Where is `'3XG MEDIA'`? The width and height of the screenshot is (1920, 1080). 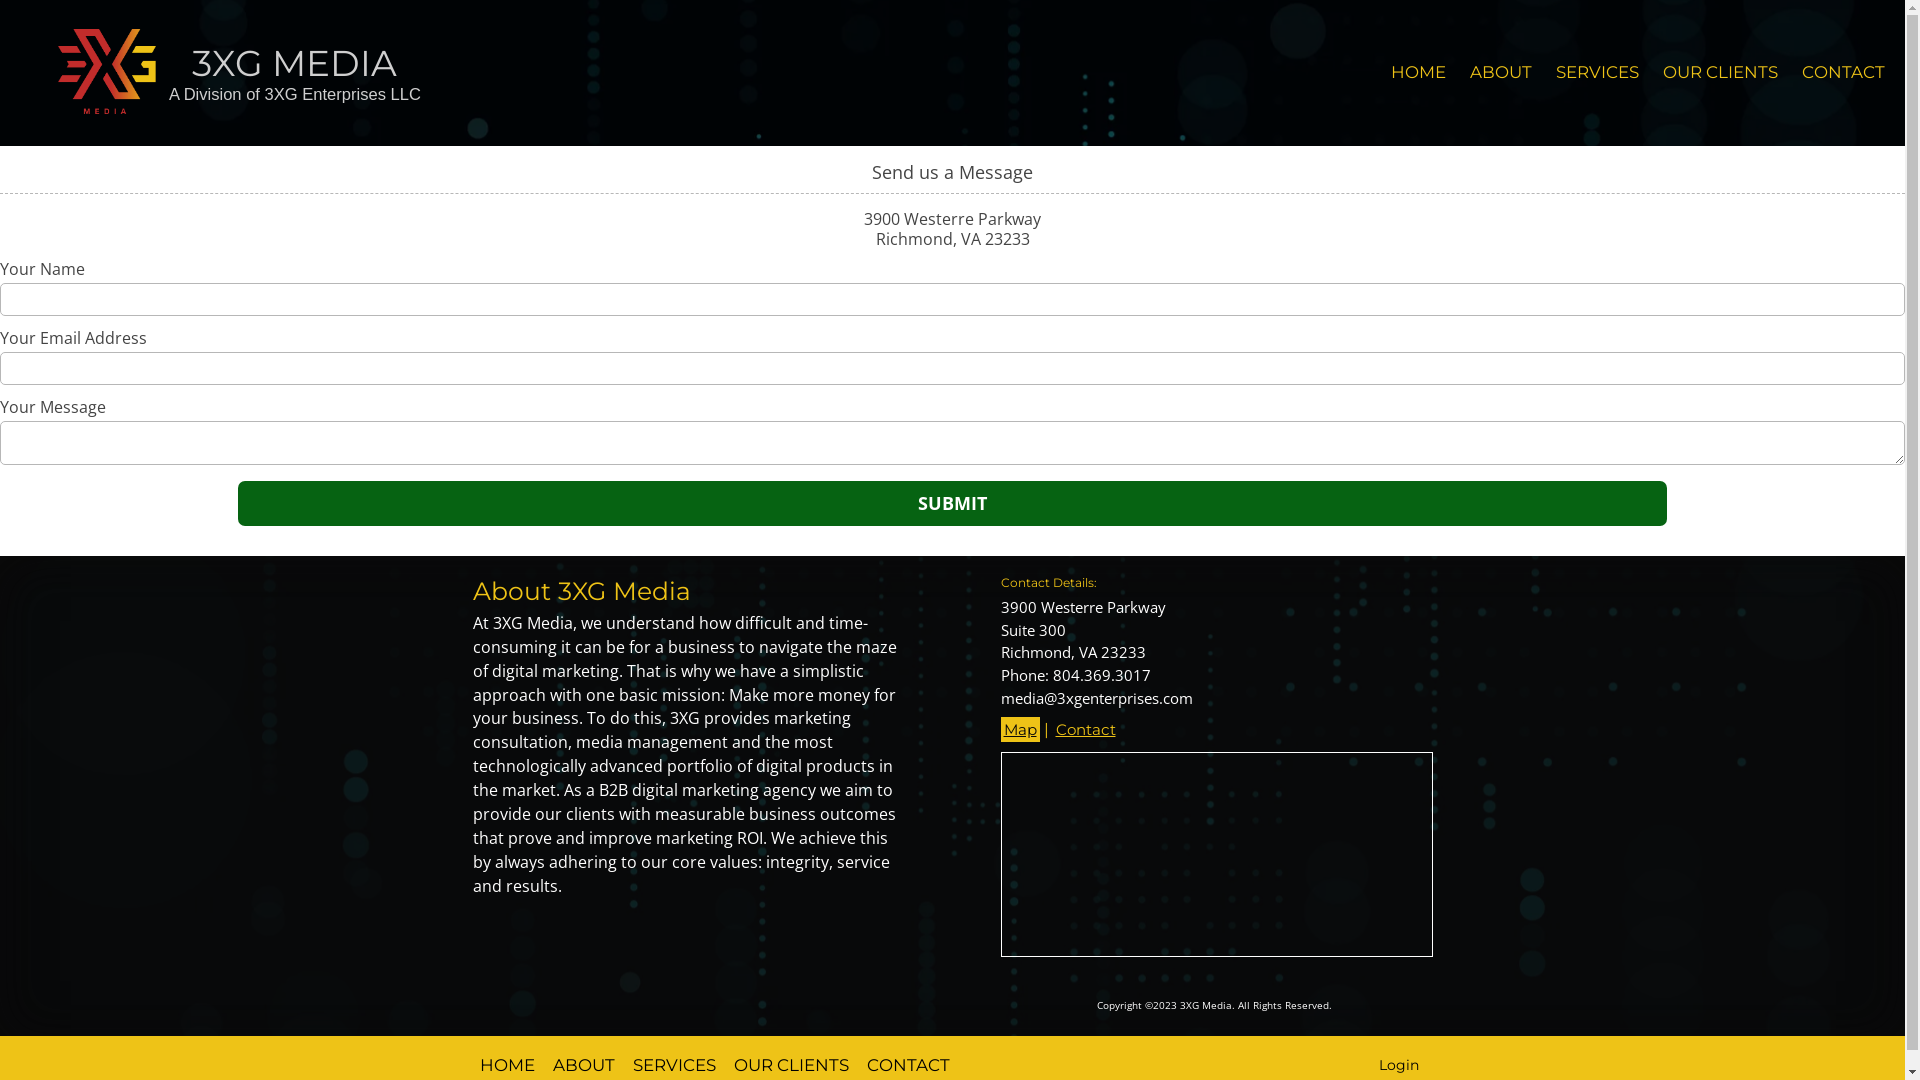
'3XG MEDIA' is located at coordinates (293, 61).